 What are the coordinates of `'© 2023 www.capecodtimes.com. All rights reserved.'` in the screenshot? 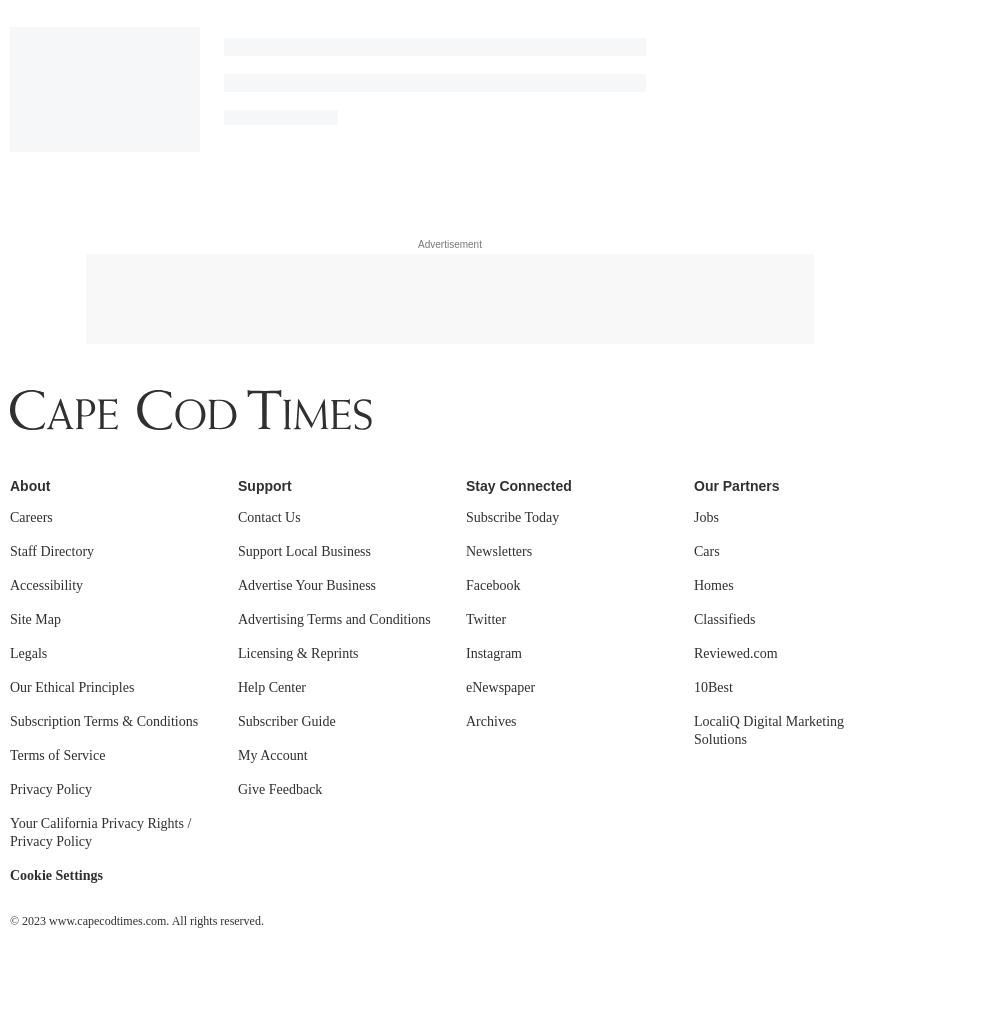 It's located at (136, 362).